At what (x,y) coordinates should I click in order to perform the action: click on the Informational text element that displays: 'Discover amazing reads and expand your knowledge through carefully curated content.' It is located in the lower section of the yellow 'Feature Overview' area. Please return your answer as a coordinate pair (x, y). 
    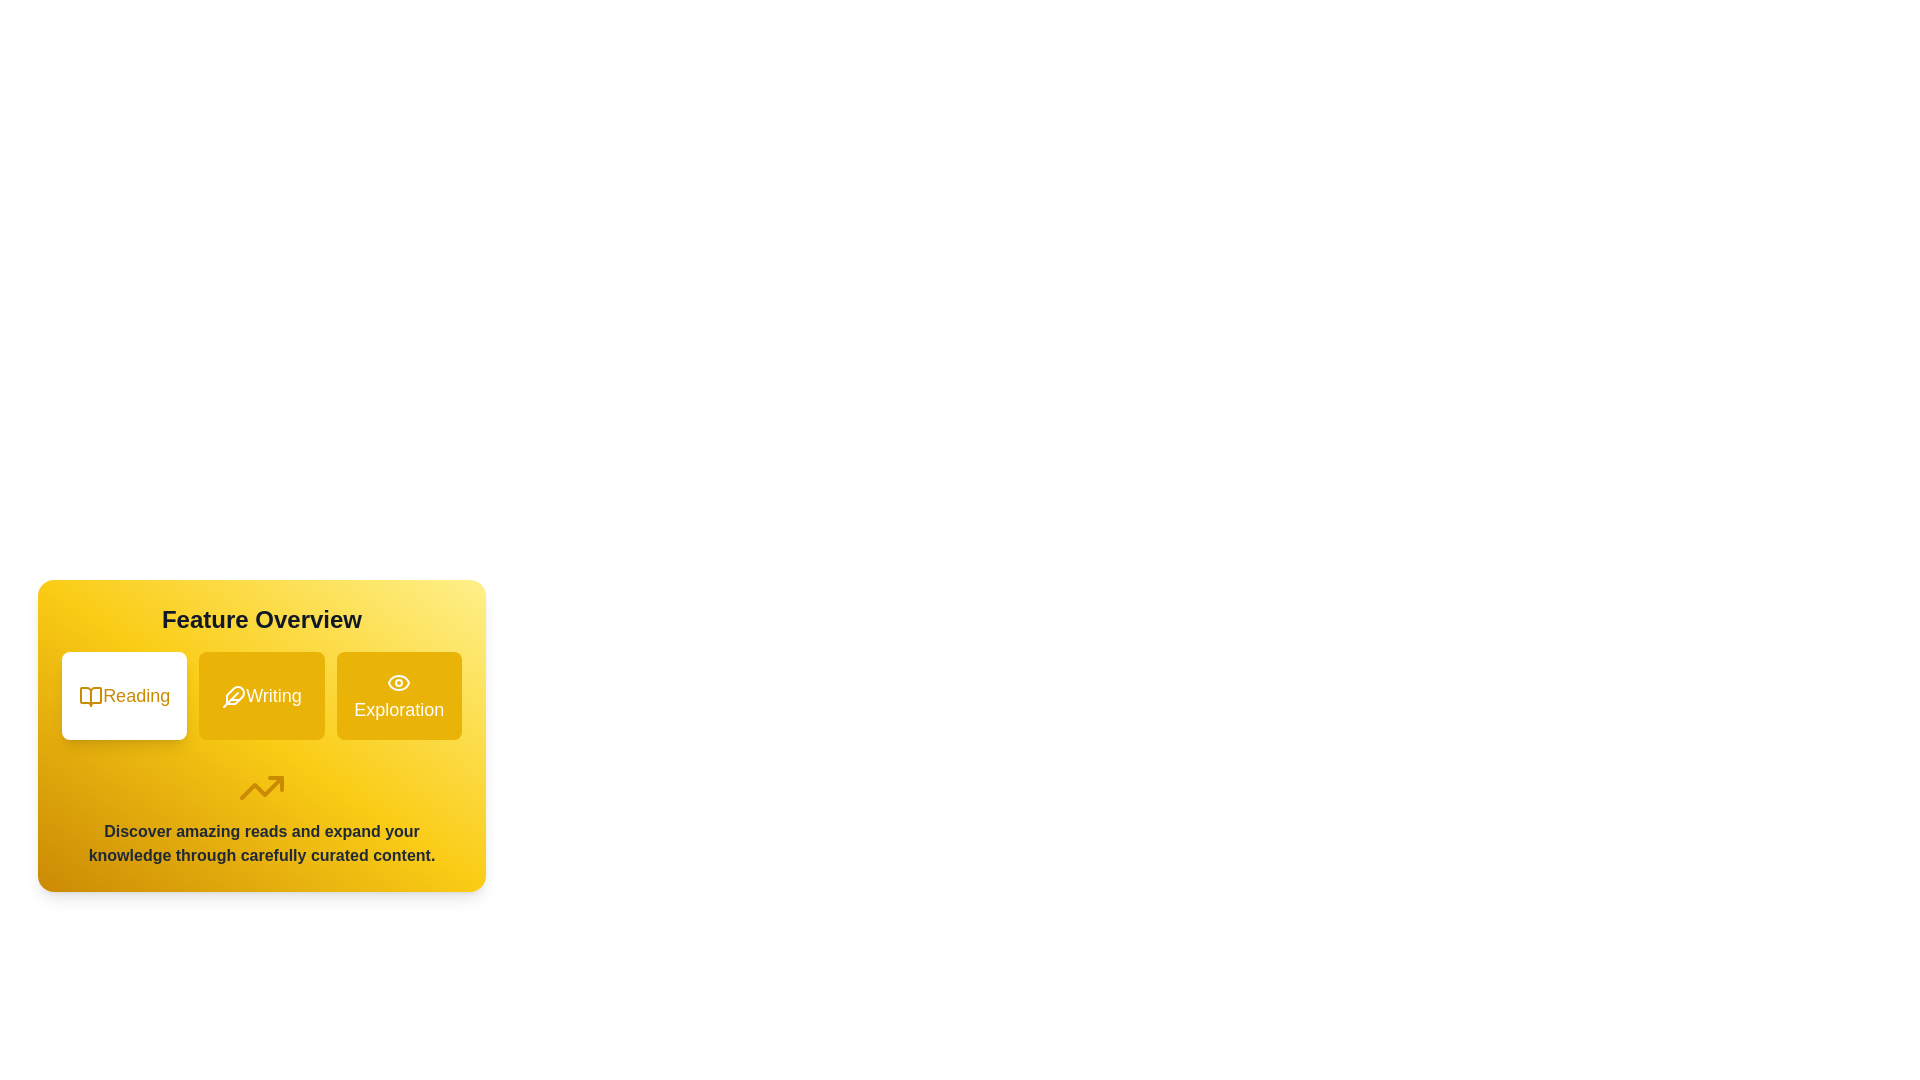
    Looking at the image, I should click on (261, 844).